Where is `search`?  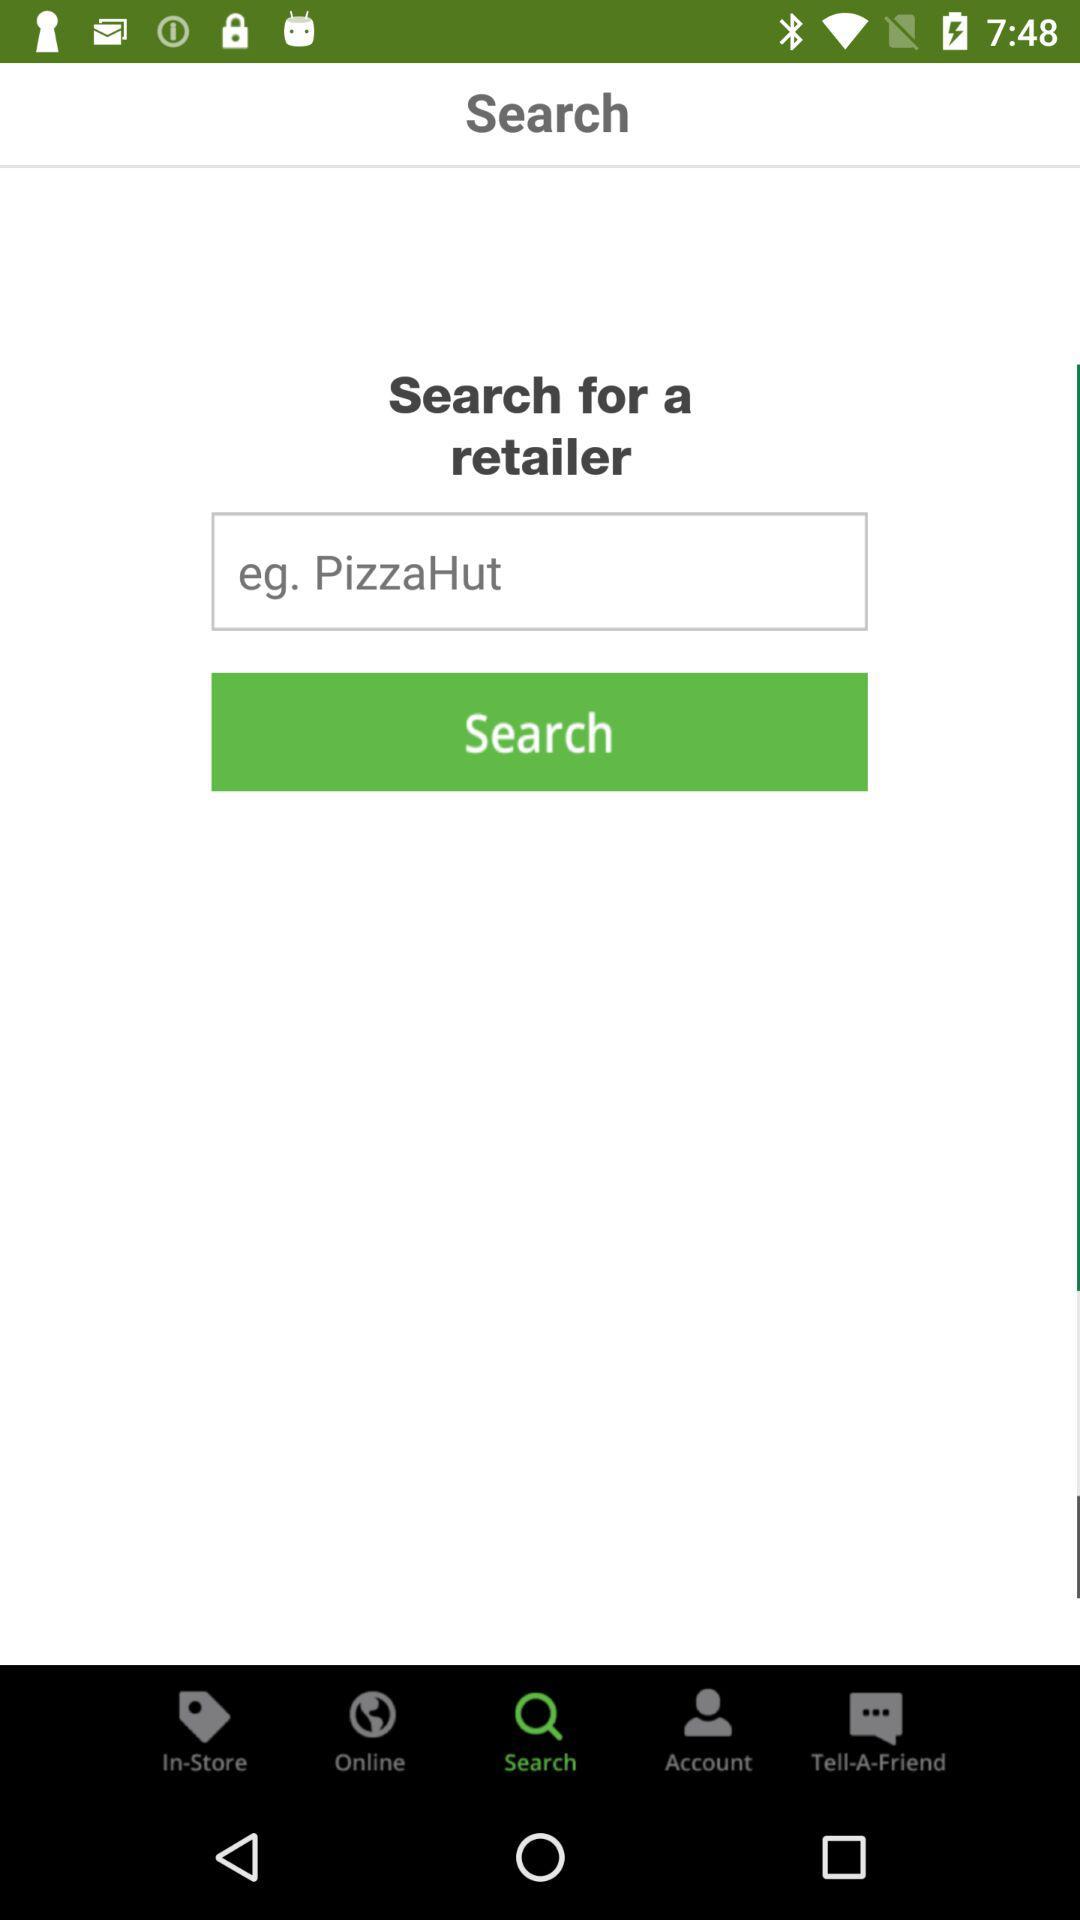 search is located at coordinates (540, 1728).